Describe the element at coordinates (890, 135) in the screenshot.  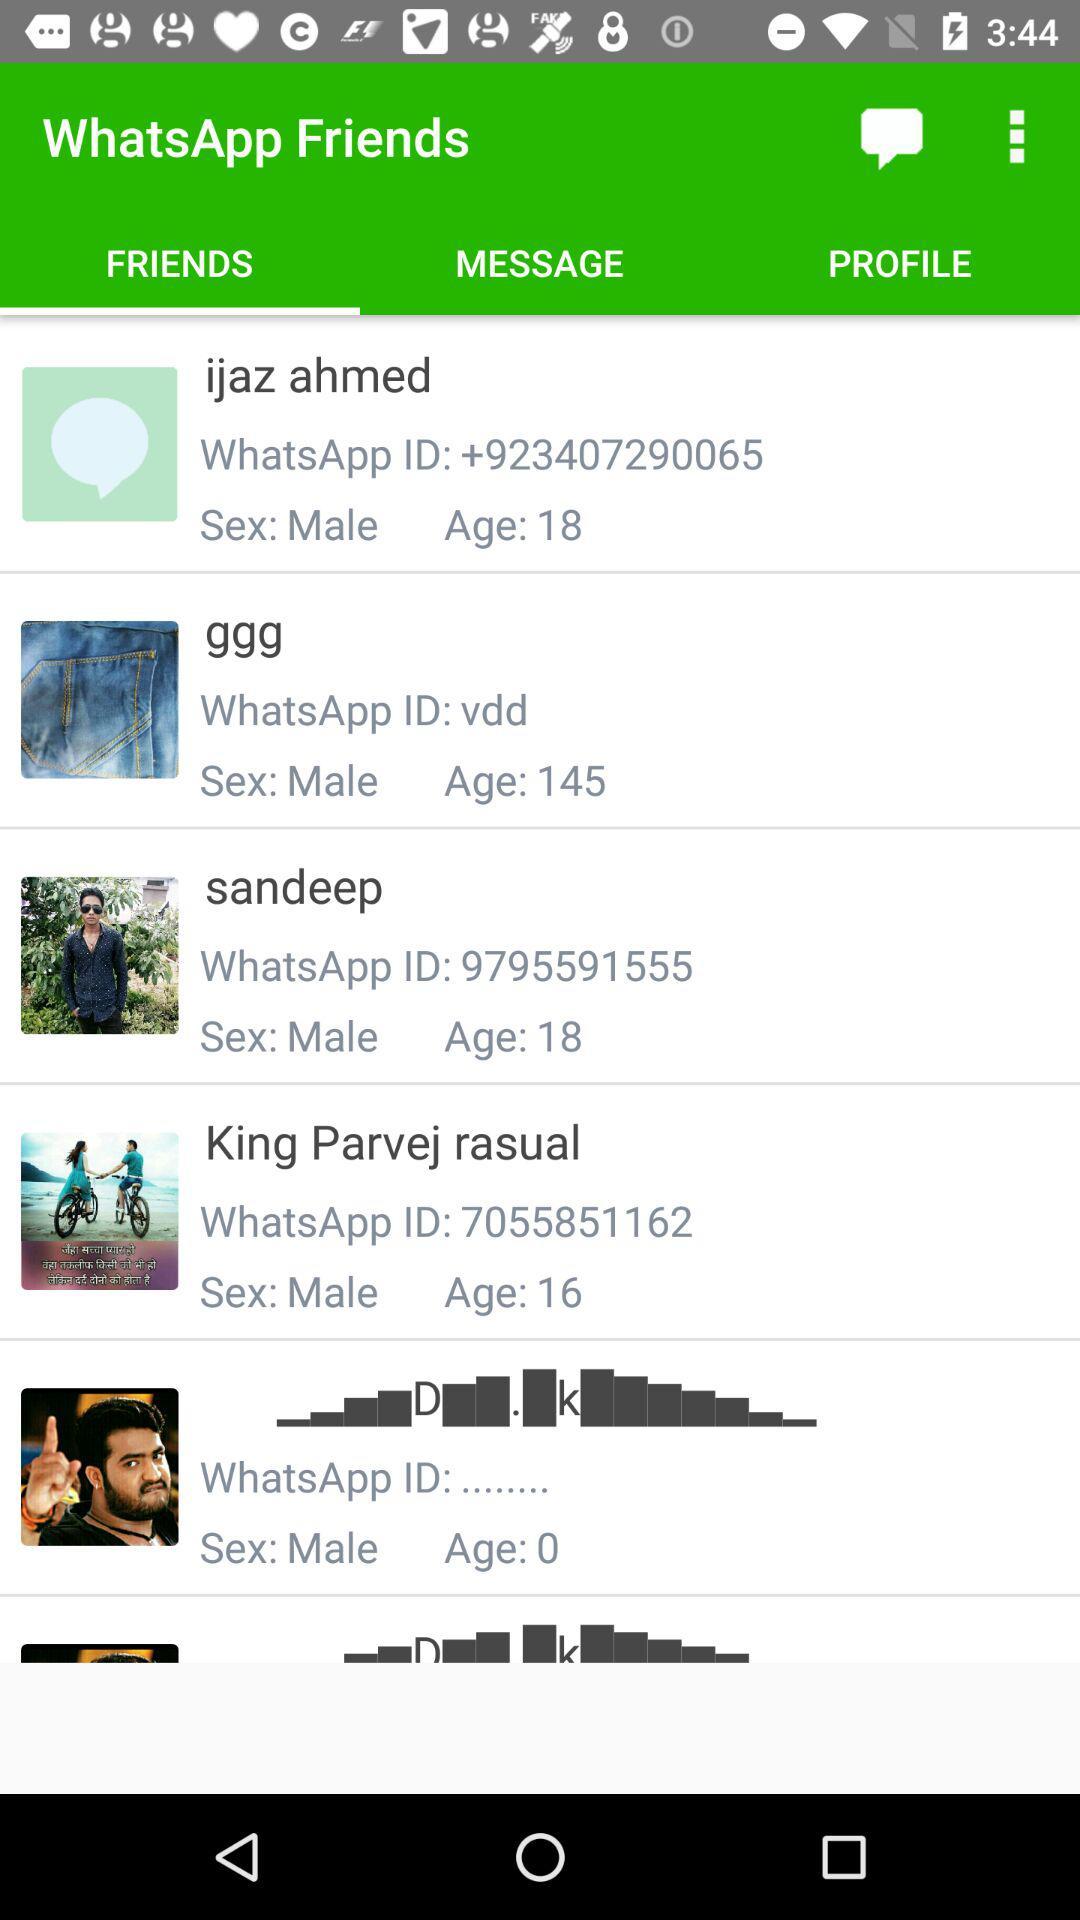
I see `write a message` at that location.